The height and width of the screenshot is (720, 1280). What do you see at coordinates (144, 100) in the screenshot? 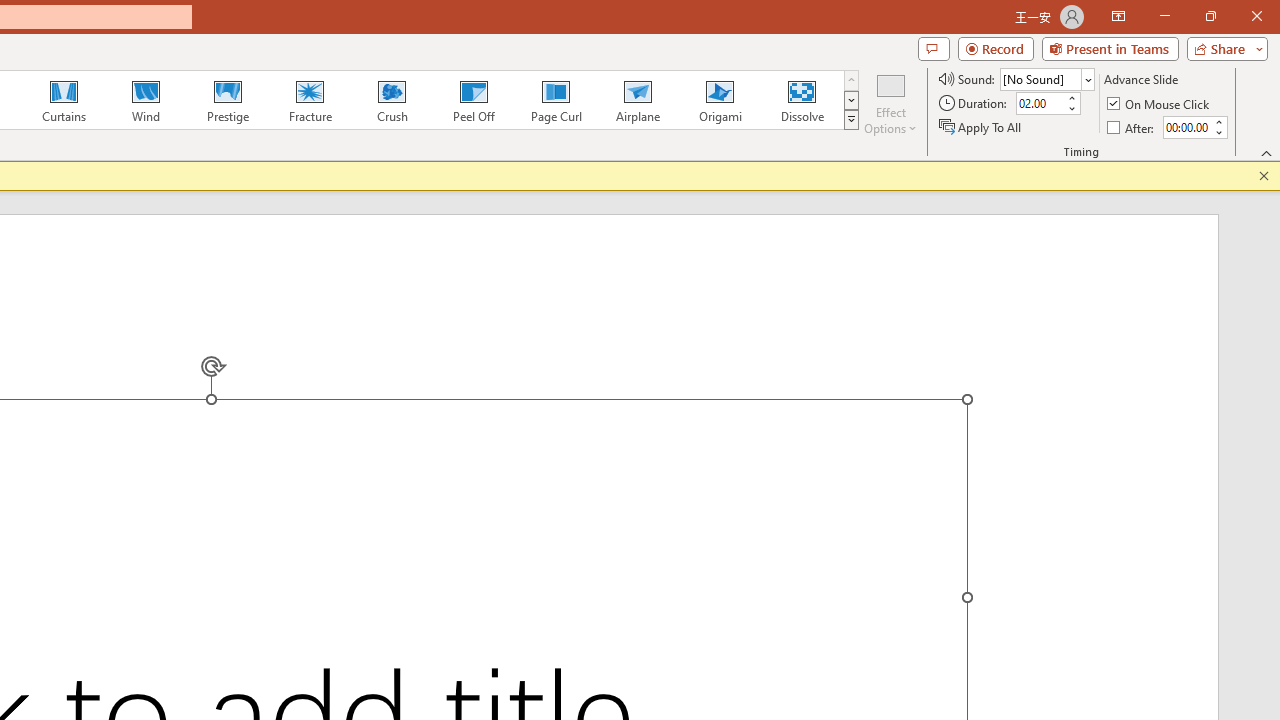
I see `'Wind'` at bounding box center [144, 100].